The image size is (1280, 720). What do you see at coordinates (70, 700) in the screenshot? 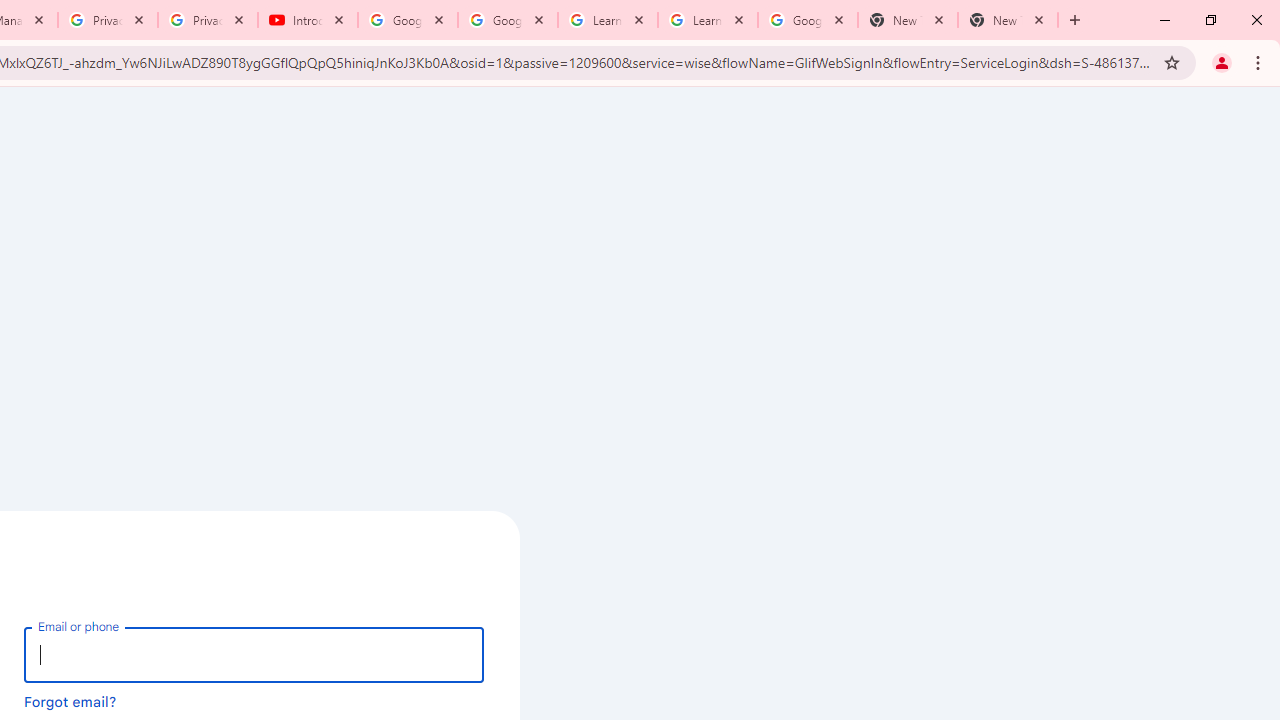
I see `'Forgot email?'` at bounding box center [70, 700].